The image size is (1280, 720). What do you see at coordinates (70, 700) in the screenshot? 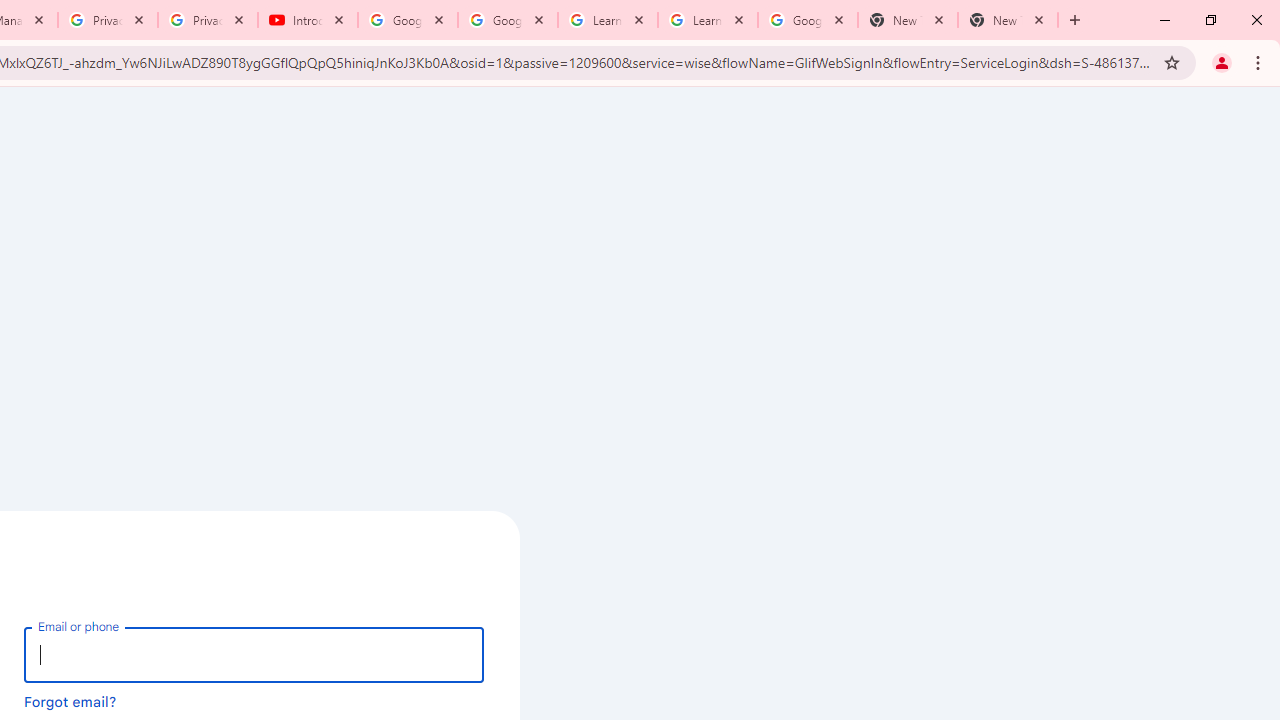
I see `'Forgot email?'` at bounding box center [70, 700].